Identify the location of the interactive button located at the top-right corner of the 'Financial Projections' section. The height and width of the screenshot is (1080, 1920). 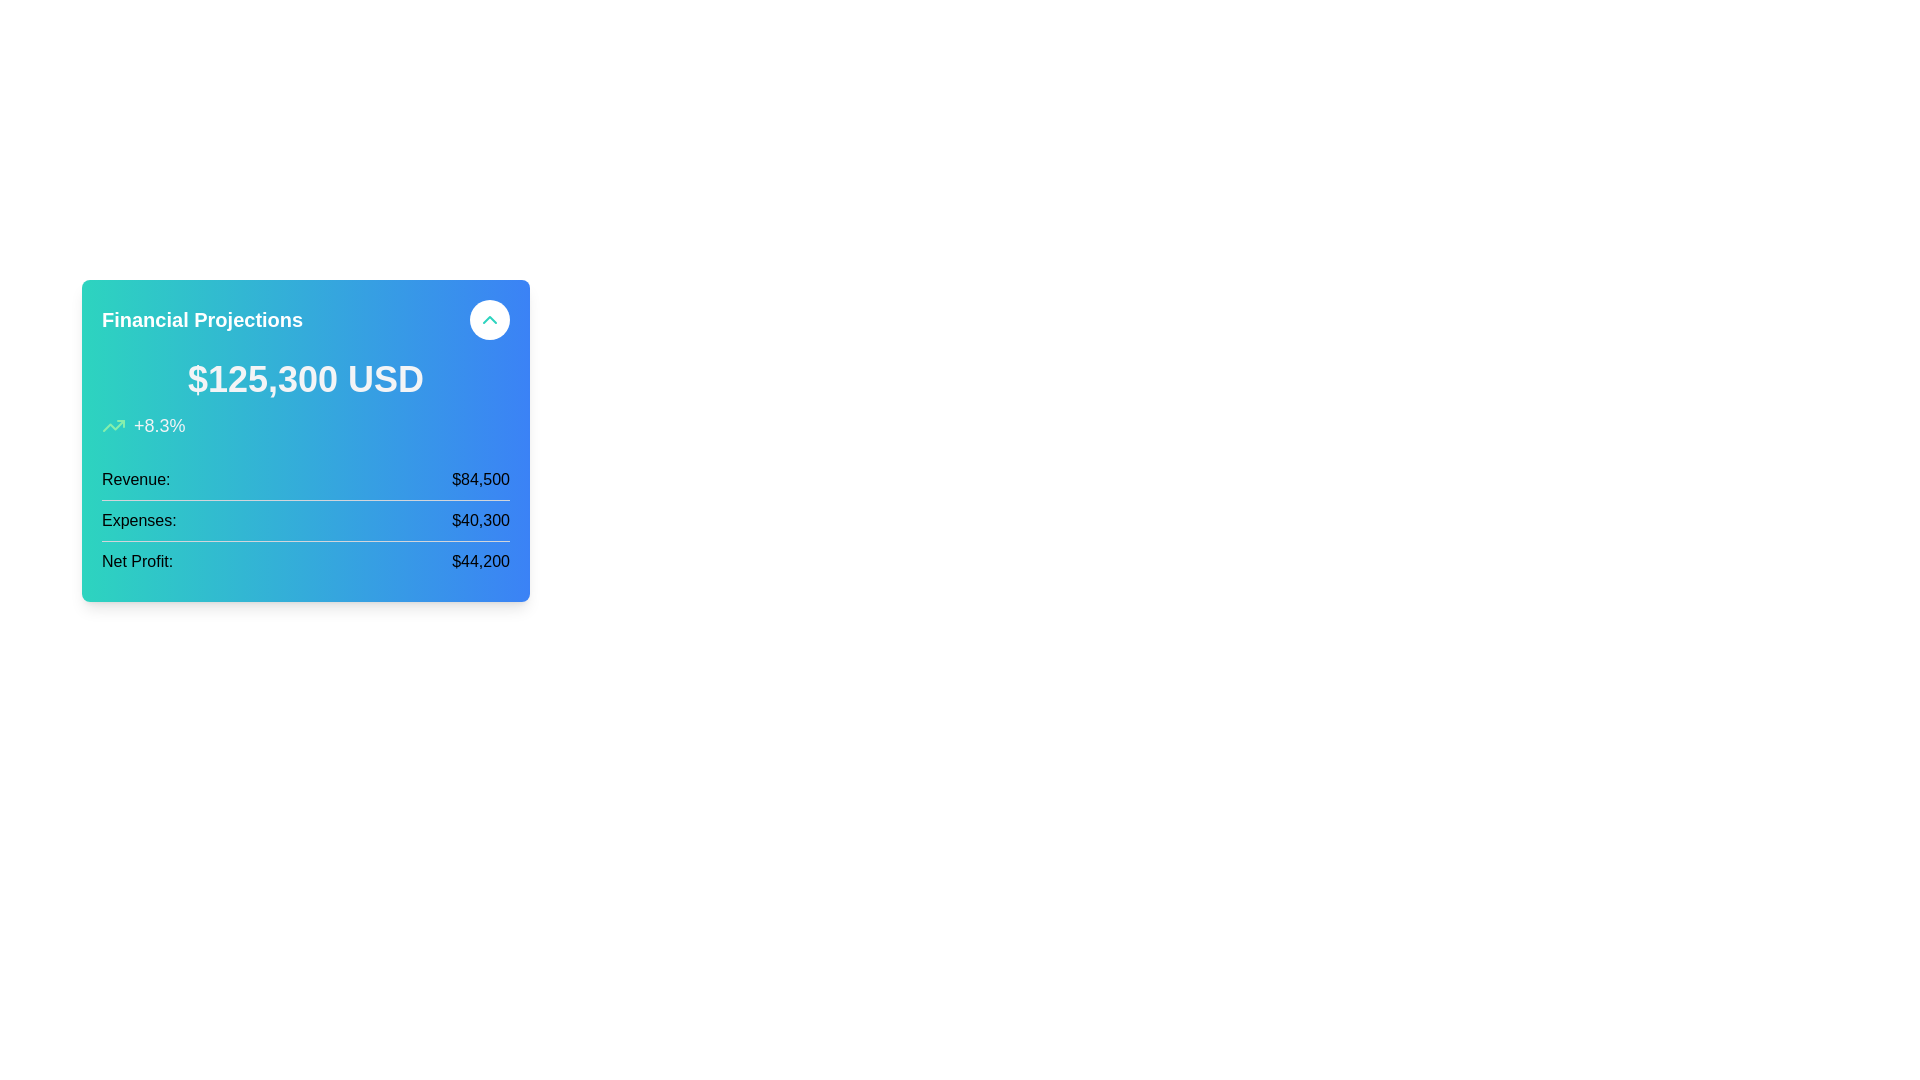
(489, 319).